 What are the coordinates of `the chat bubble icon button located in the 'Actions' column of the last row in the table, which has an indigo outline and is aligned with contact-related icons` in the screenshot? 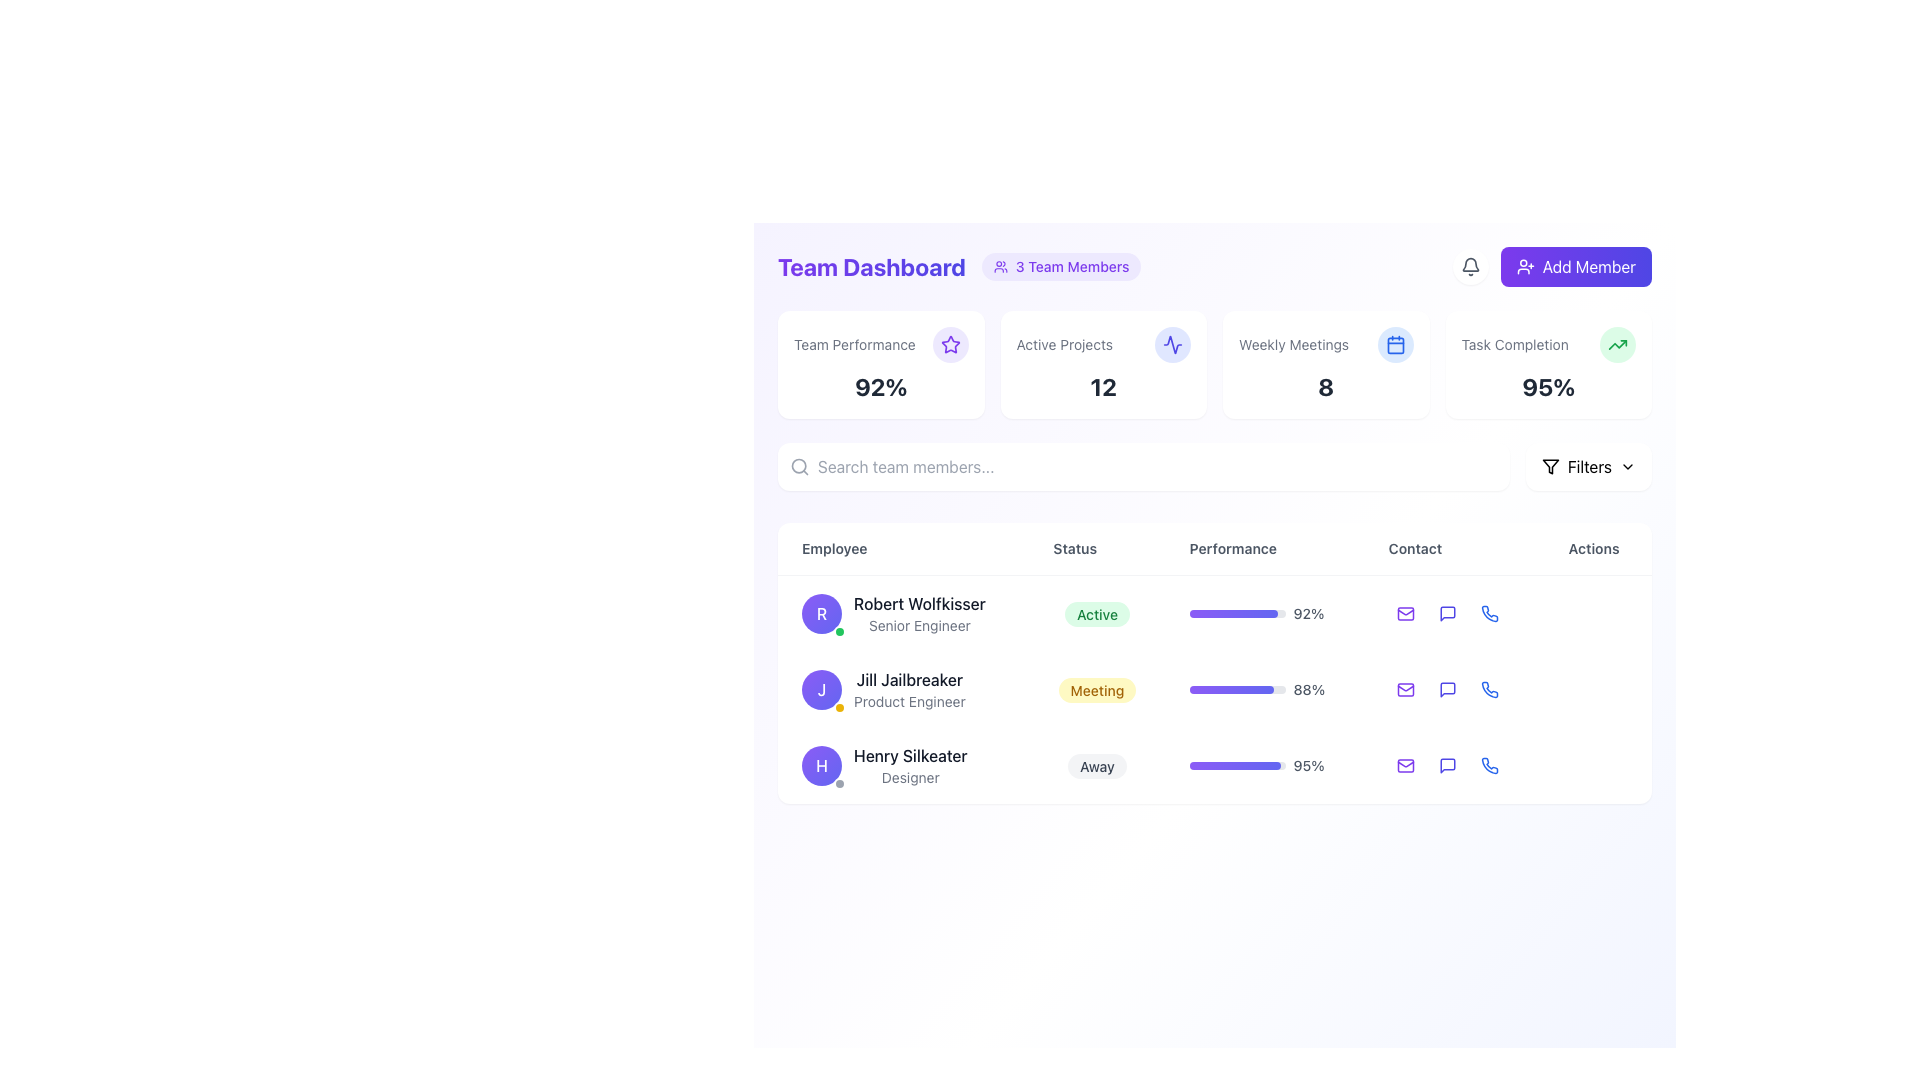 It's located at (1447, 765).